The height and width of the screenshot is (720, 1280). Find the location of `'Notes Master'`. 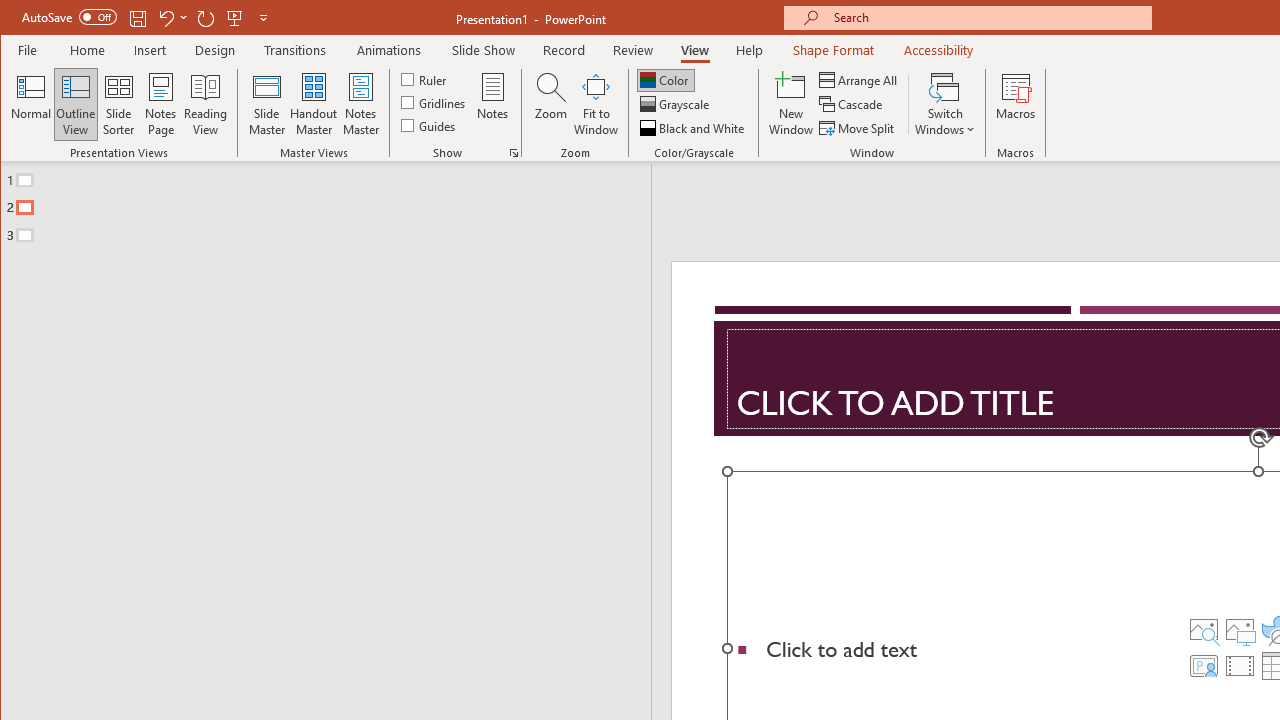

'Notes Master' is located at coordinates (360, 104).